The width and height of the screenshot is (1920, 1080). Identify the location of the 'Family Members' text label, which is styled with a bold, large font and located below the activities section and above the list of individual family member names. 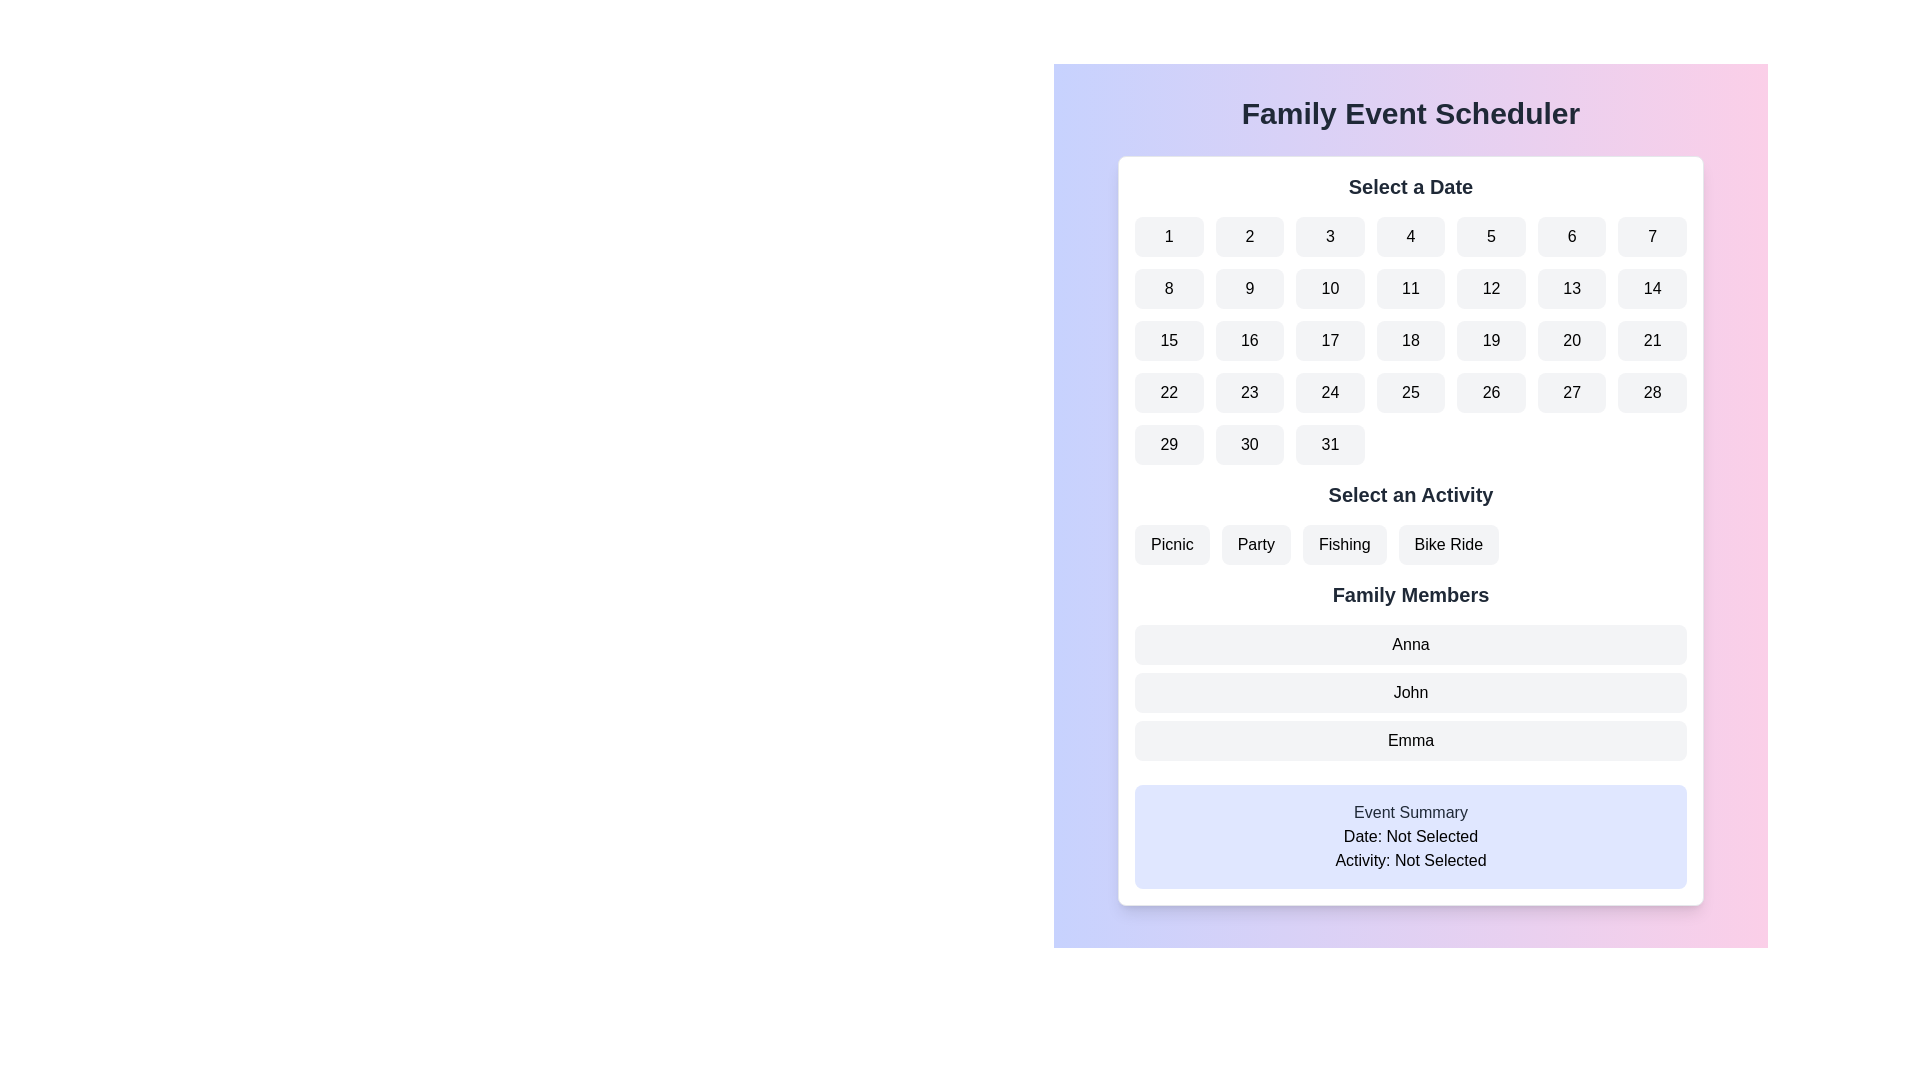
(1410, 593).